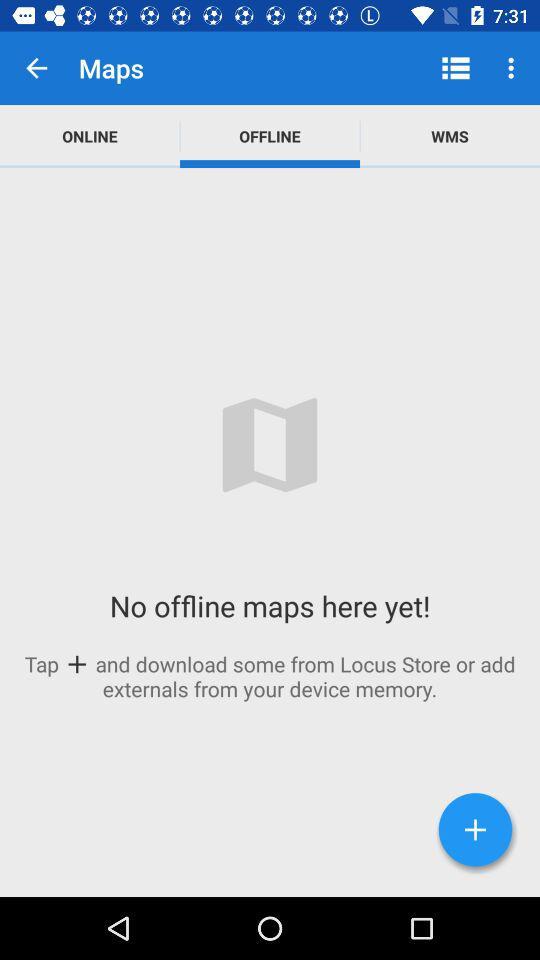  What do you see at coordinates (449, 135) in the screenshot?
I see `the wms item` at bounding box center [449, 135].